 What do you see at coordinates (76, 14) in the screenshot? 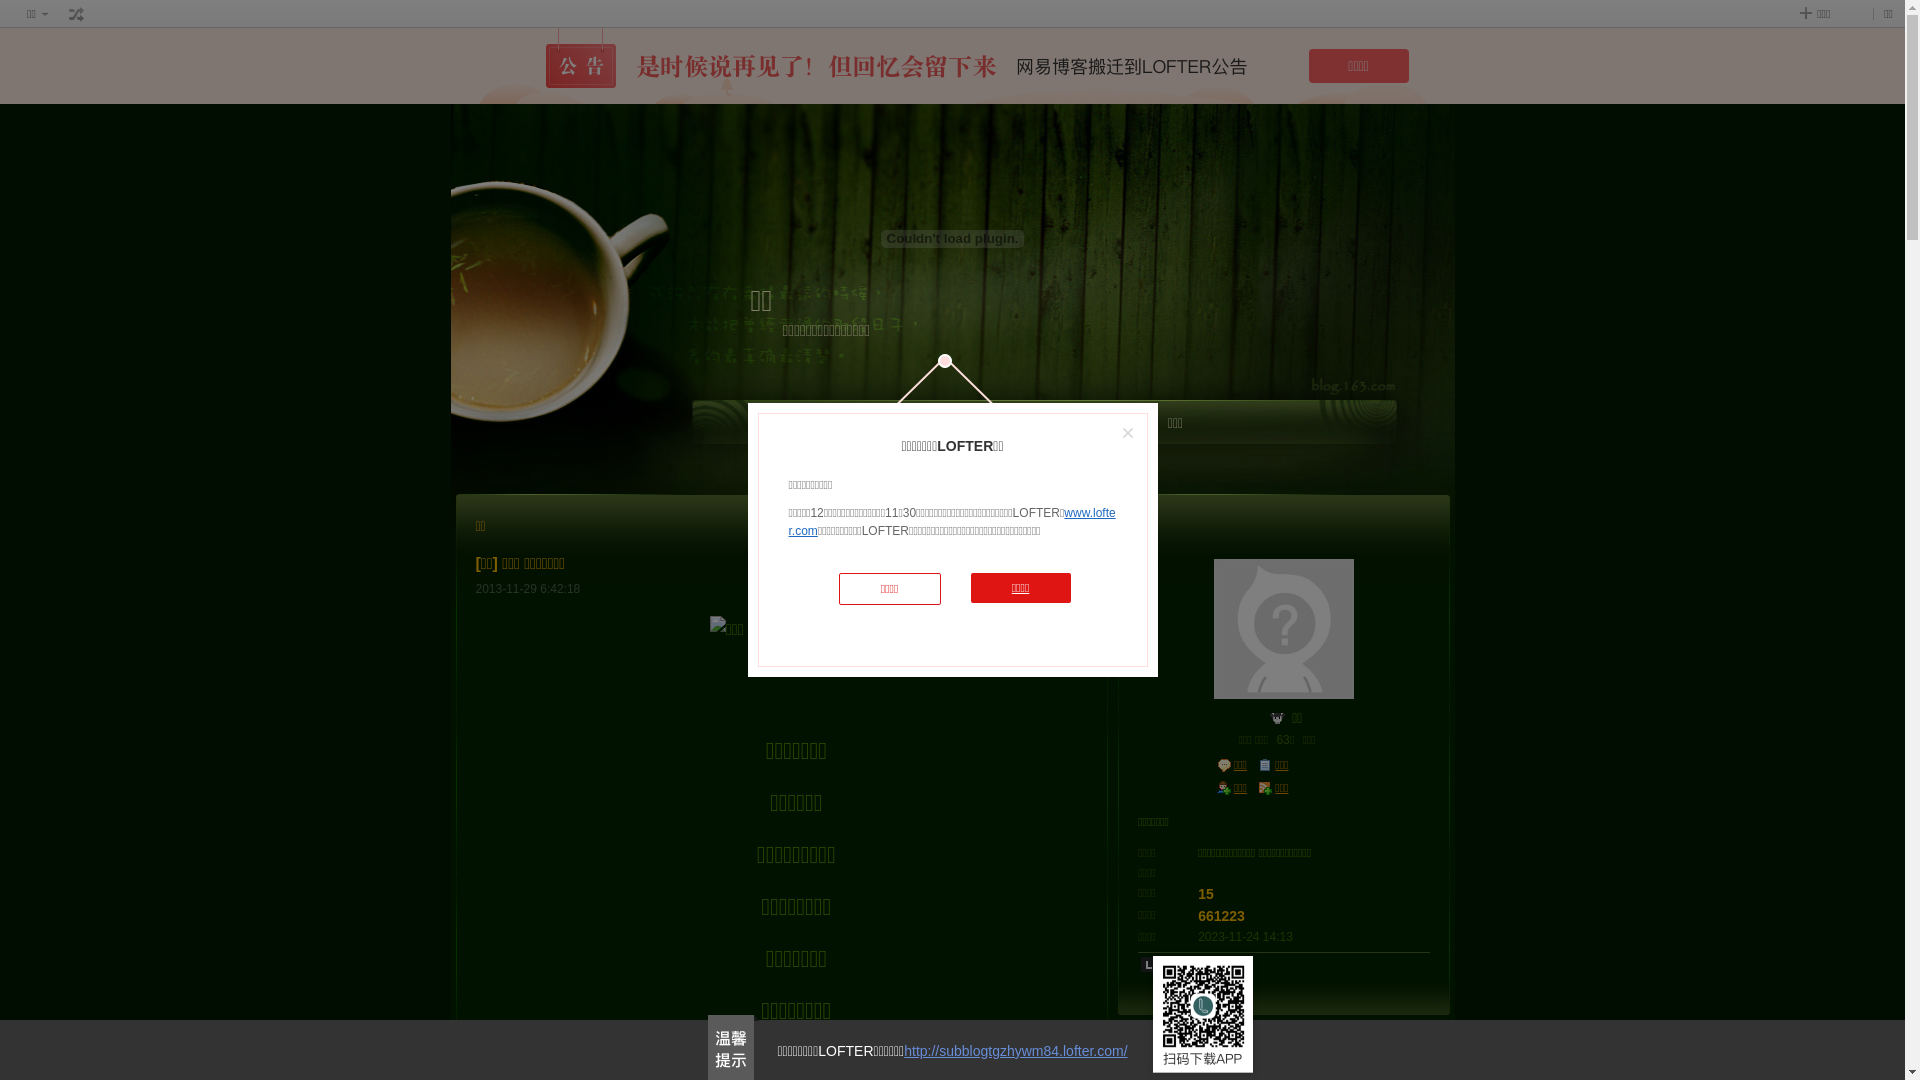
I see `' '` at bounding box center [76, 14].